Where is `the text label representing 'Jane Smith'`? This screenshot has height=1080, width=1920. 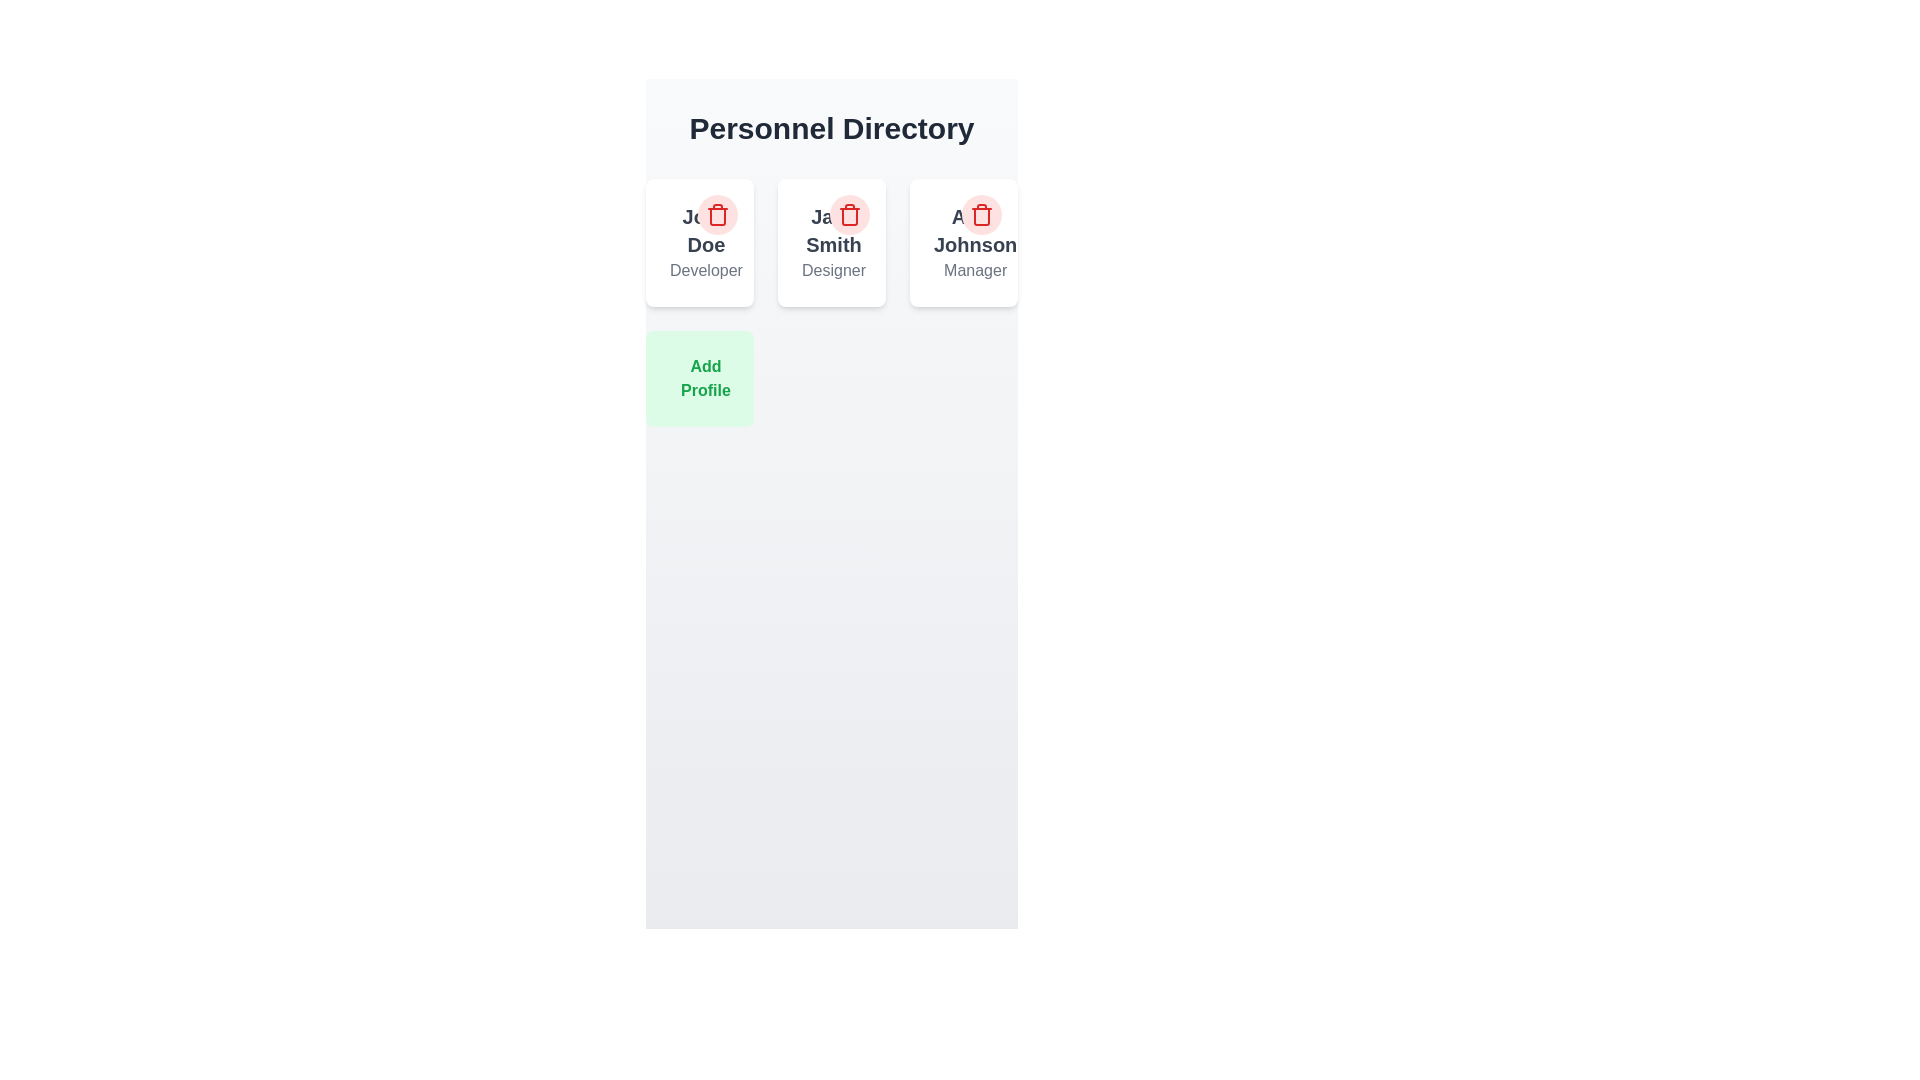
the text label representing 'Jane Smith' is located at coordinates (834, 242).